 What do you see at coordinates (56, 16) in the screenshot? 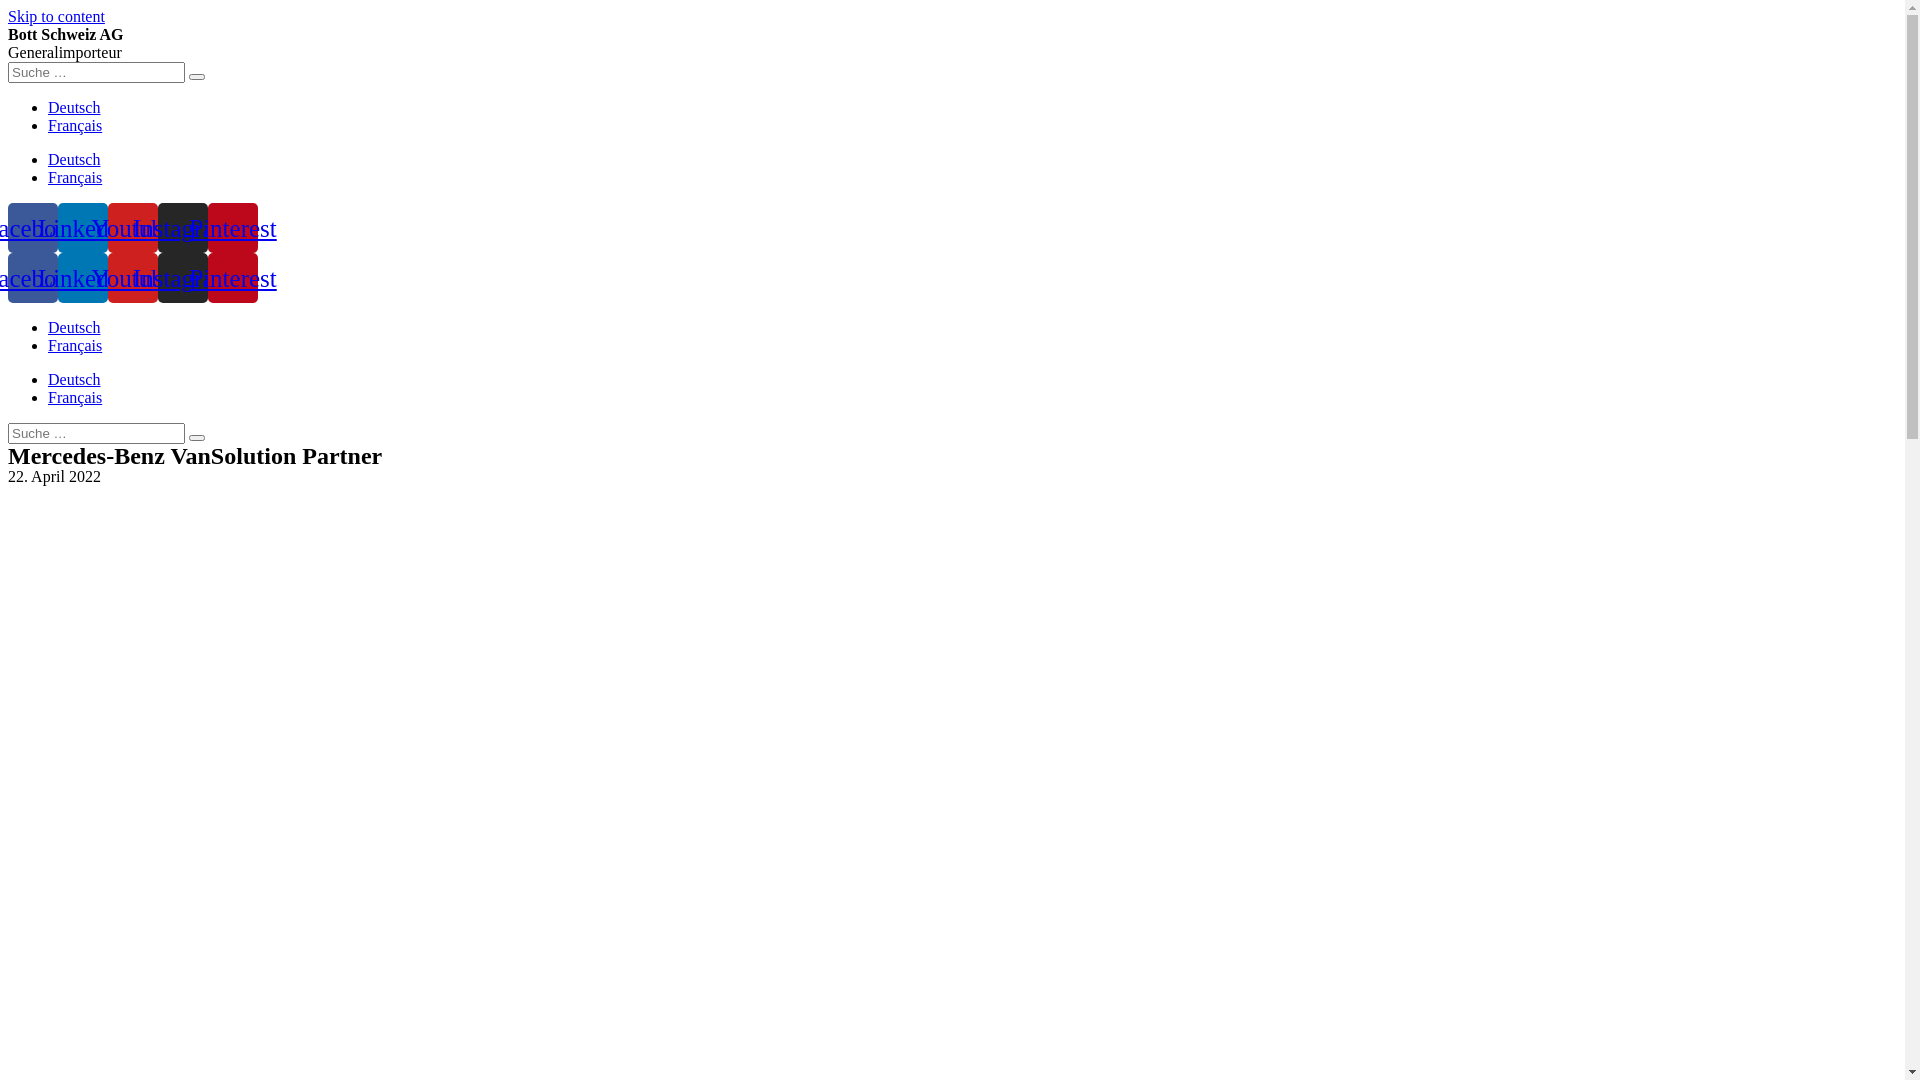
I see `'Skip to content'` at bounding box center [56, 16].